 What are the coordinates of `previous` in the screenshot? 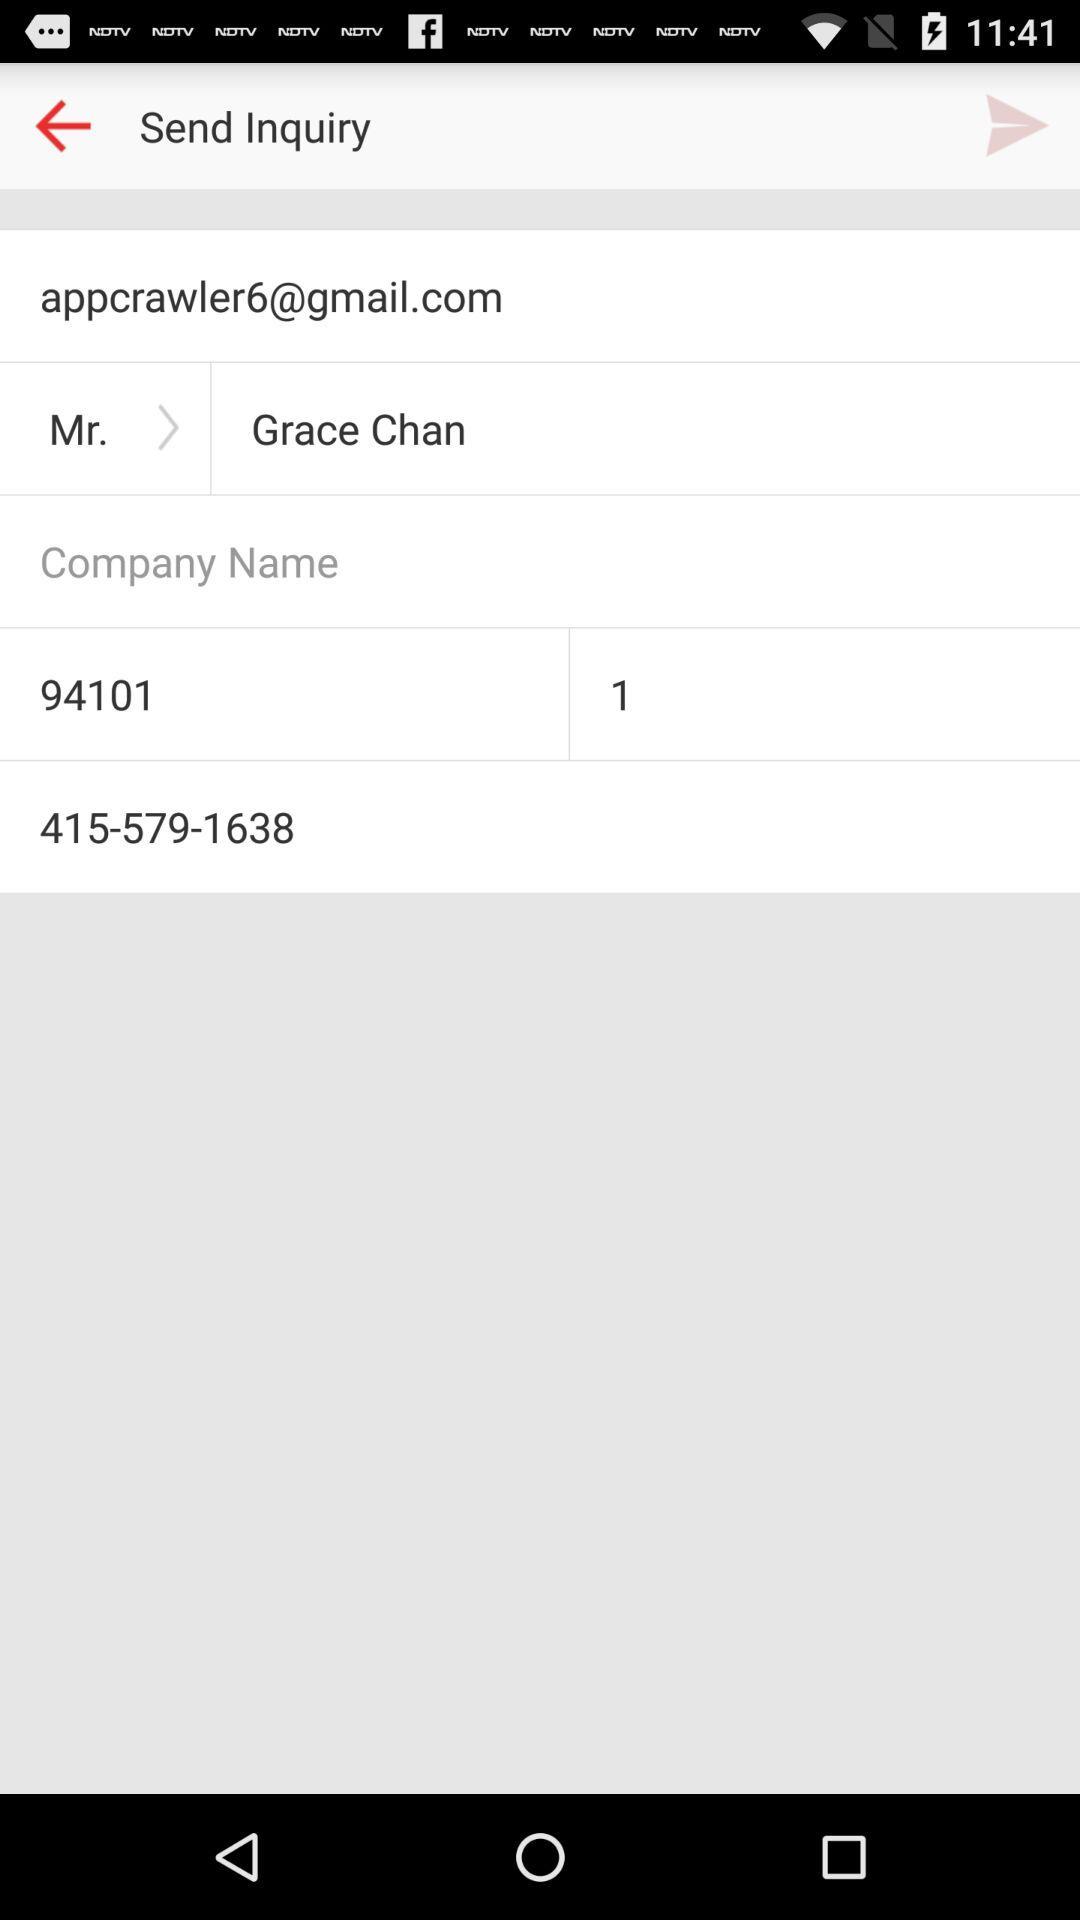 It's located at (61, 124).